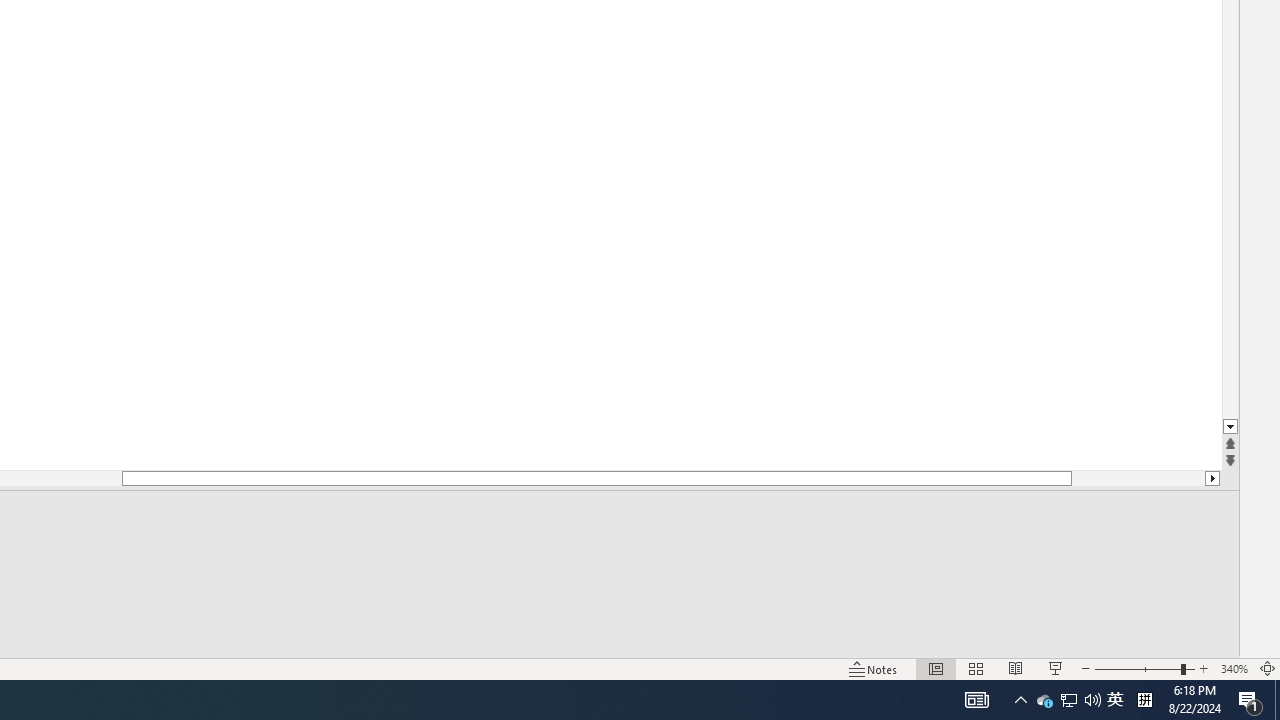  Describe the element at coordinates (1233, 669) in the screenshot. I see `'Zoom 340%'` at that location.